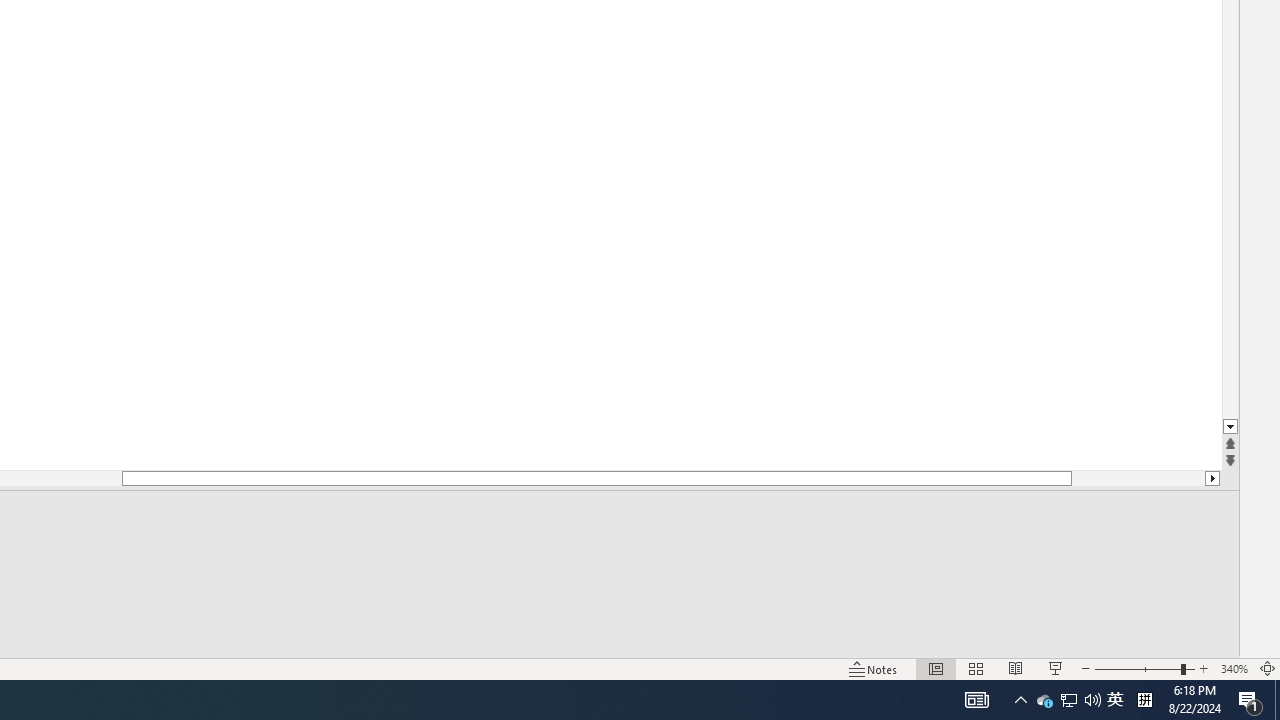  Describe the element at coordinates (1233, 669) in the screenshot. I see `'Zoom 340%'` at that location.